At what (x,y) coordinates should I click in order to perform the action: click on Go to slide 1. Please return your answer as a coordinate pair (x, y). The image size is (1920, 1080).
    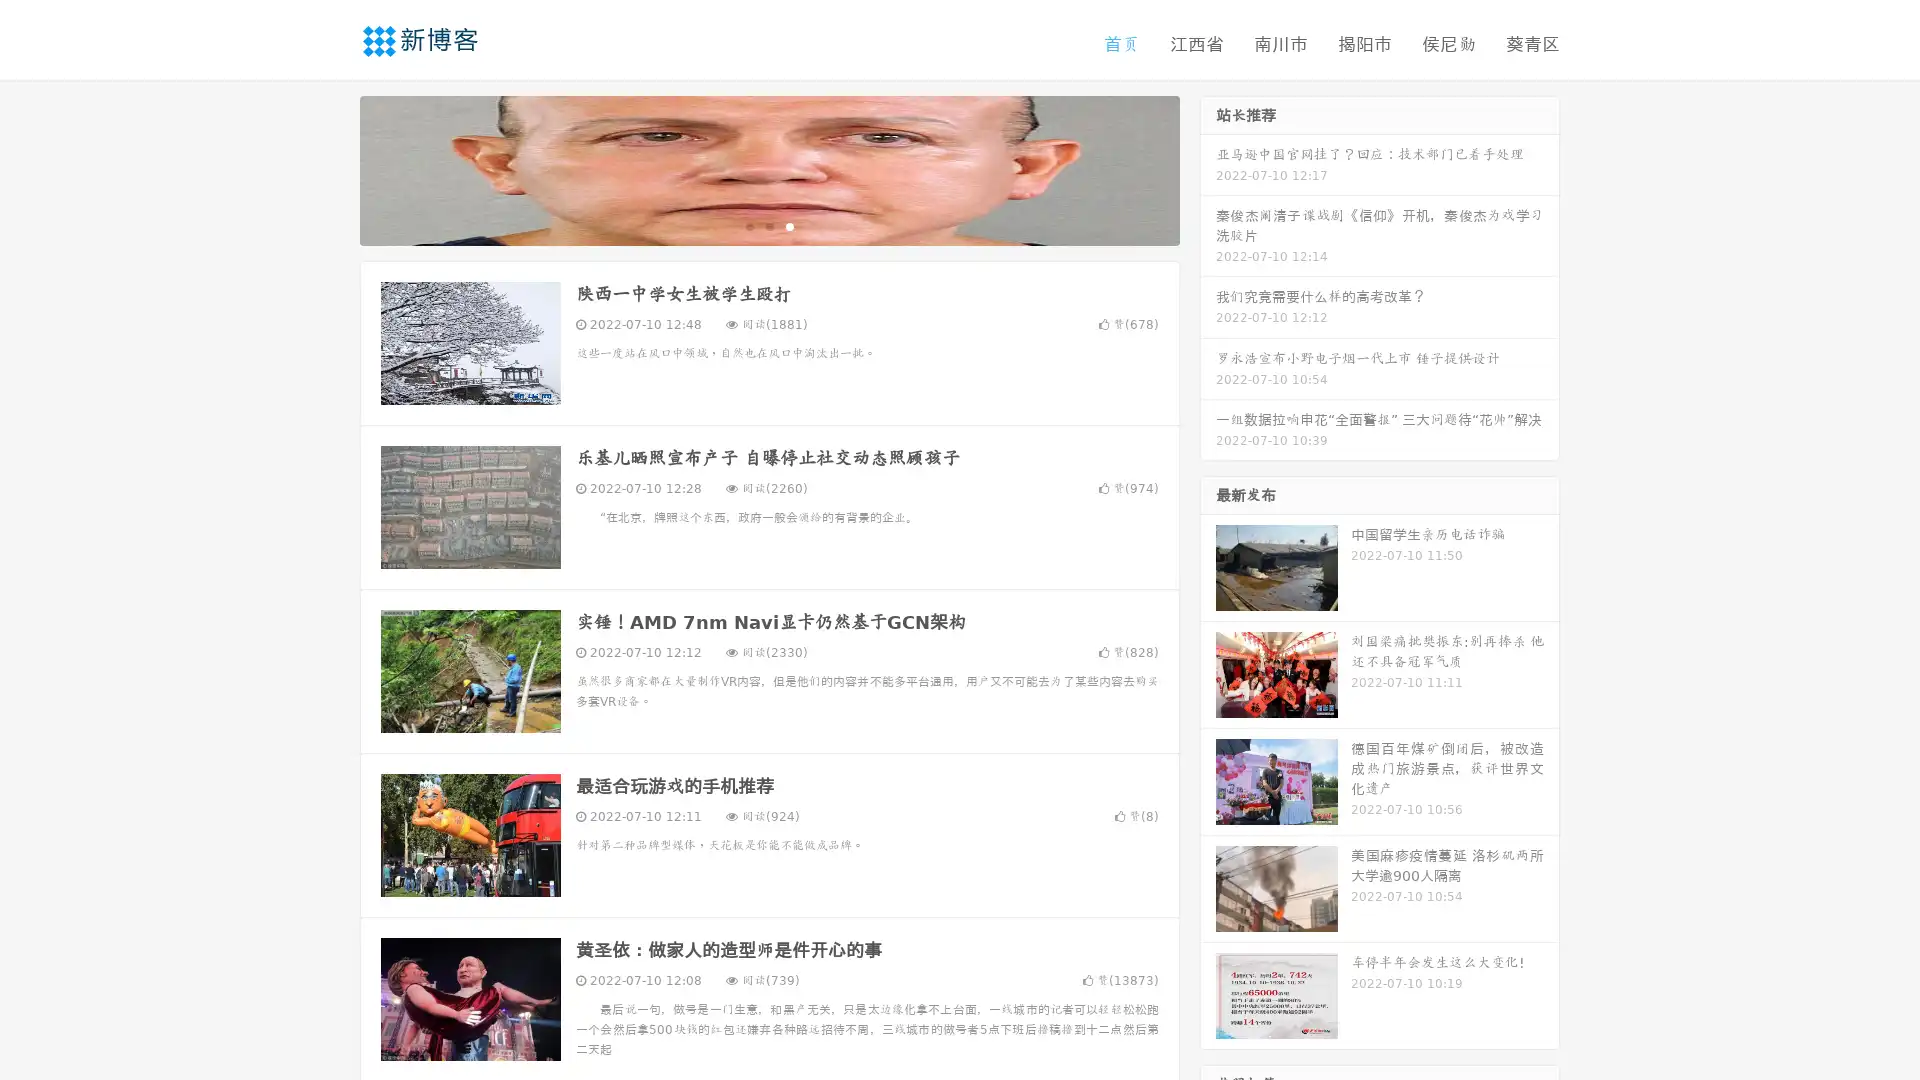
    Looking at the image, I should click on (748, 225).